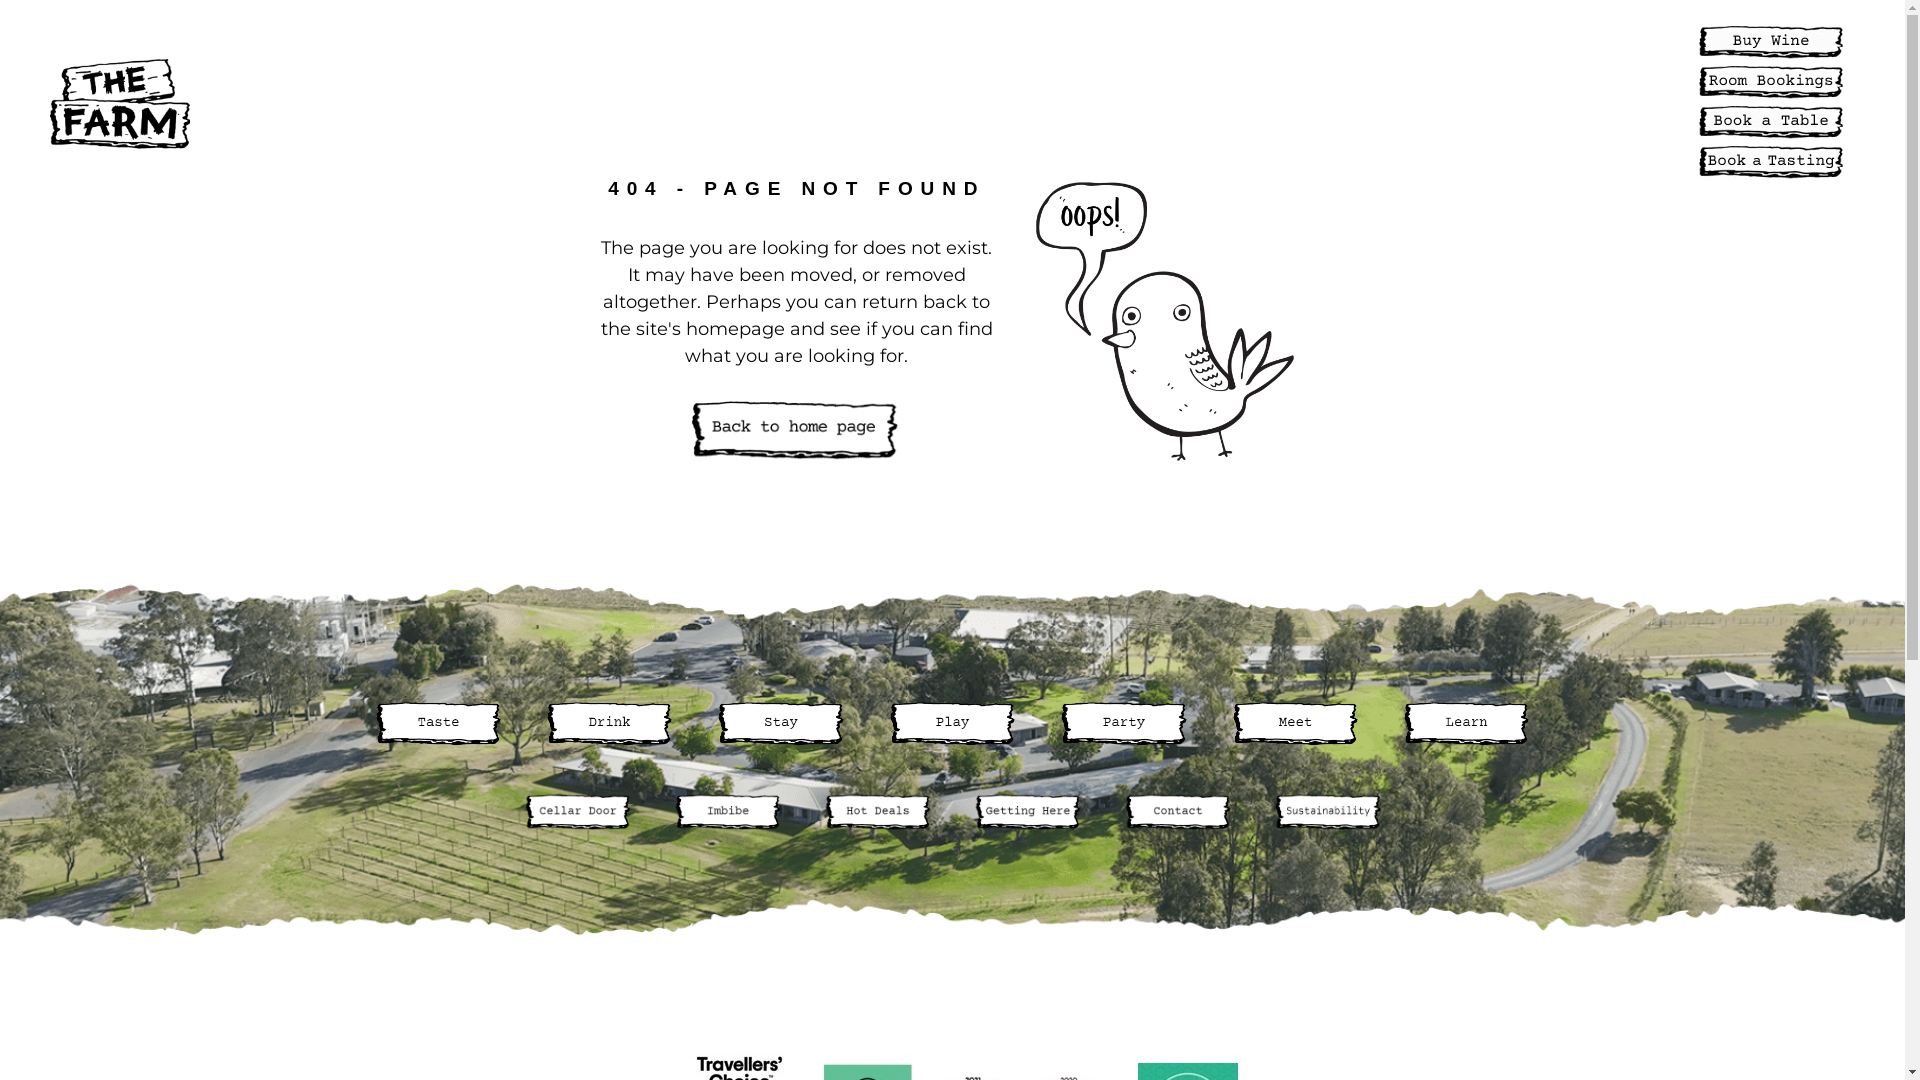  I want to click on 'Imbibe-9', so click(725, 812).